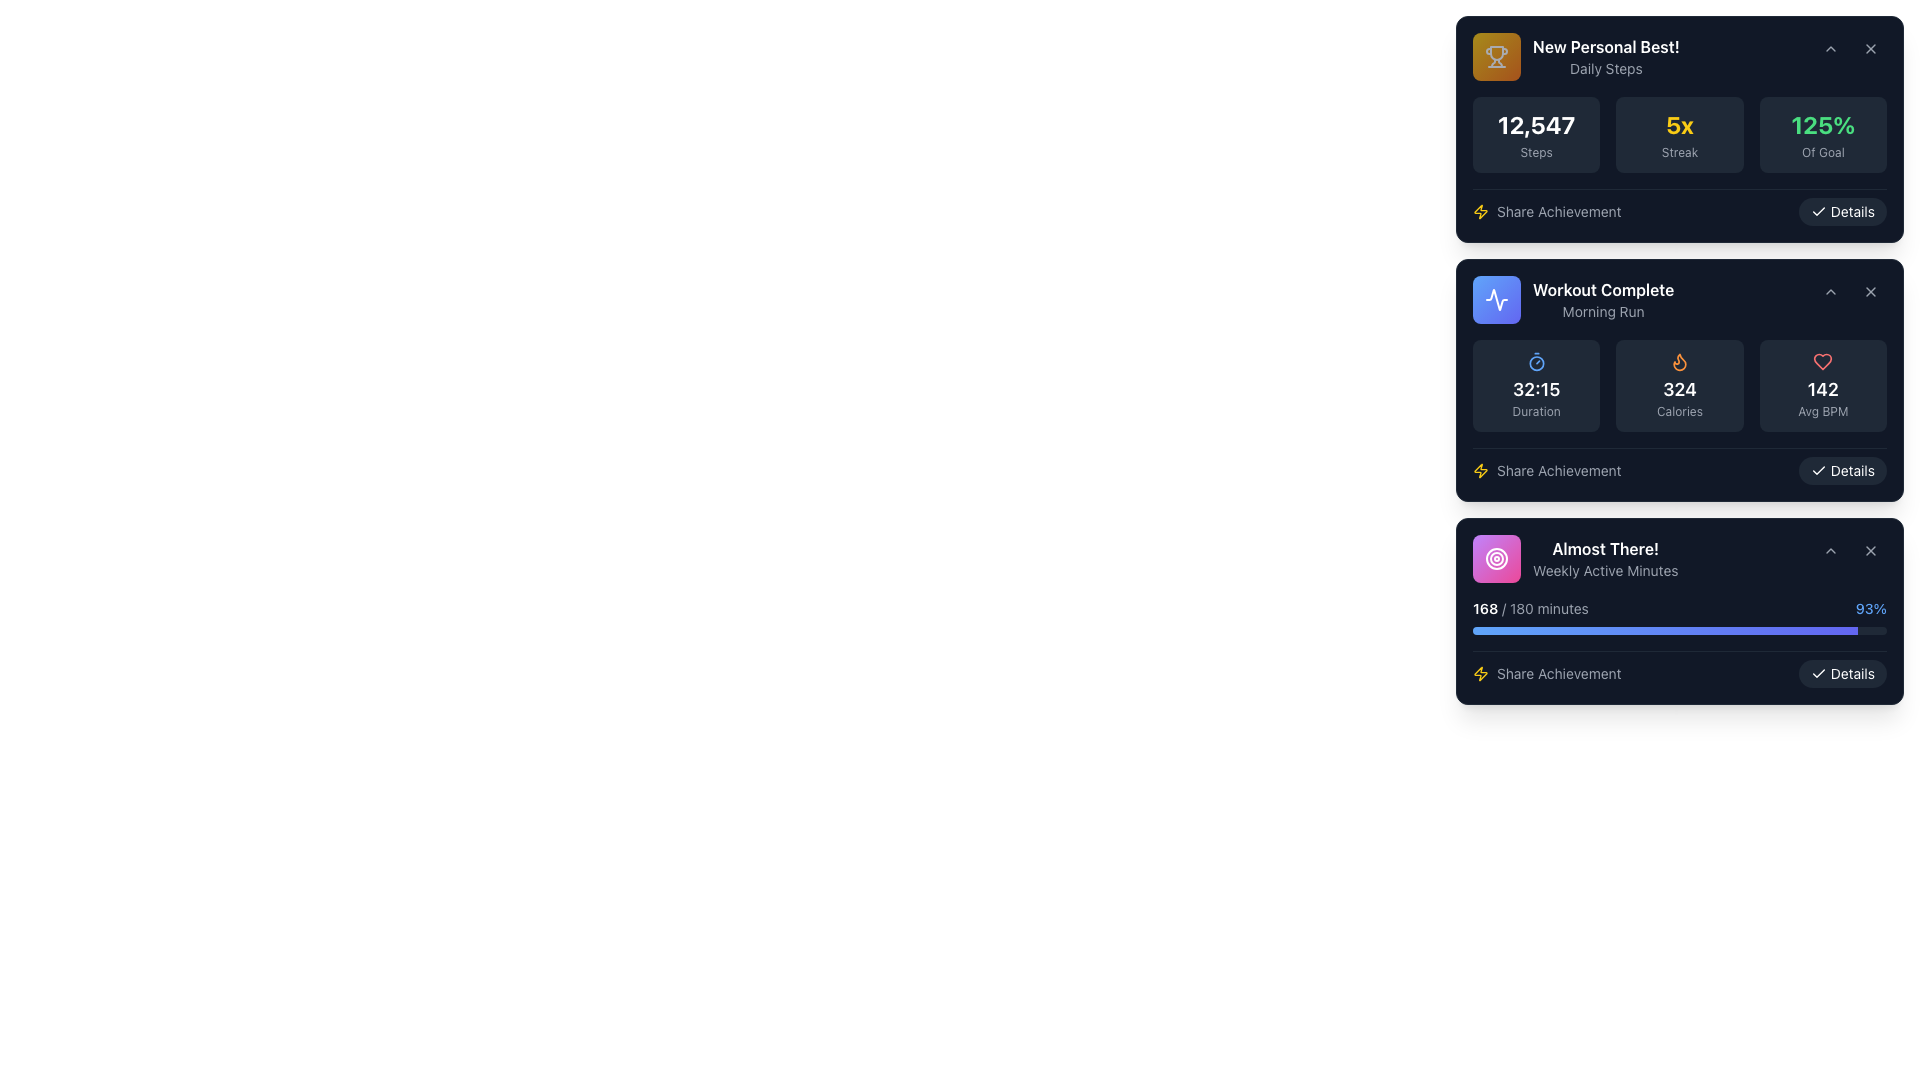 This screenshot has height=1080, width=1920. What do you see at coordinates (1606, 45) in the screenshot?
I see `the Text Label that indicates an achievement or noteworthy information, located in the upper-left corner of its enclosing card, above the 'Daily Steps' label` at bounding box center [1606, 45].